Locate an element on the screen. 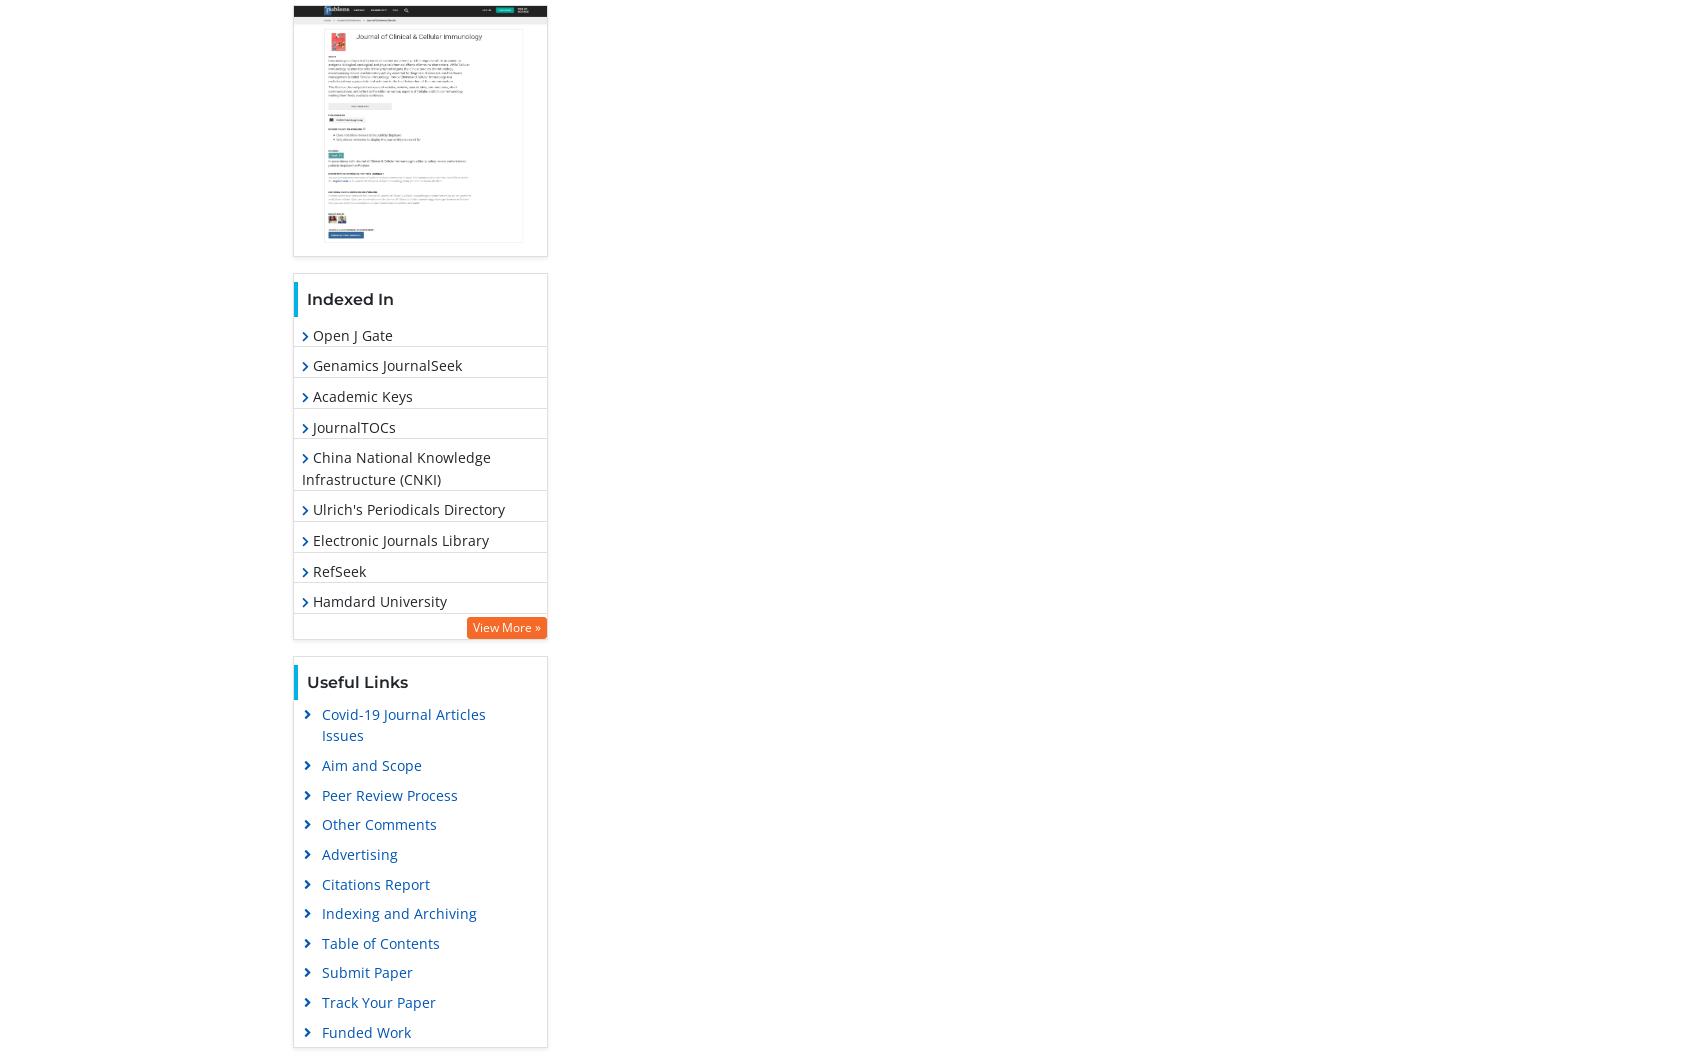 Image resolution: width=1695 pixels, height=1063 pixels. 'SWB online catalog' is located at coordinates (372, 692).